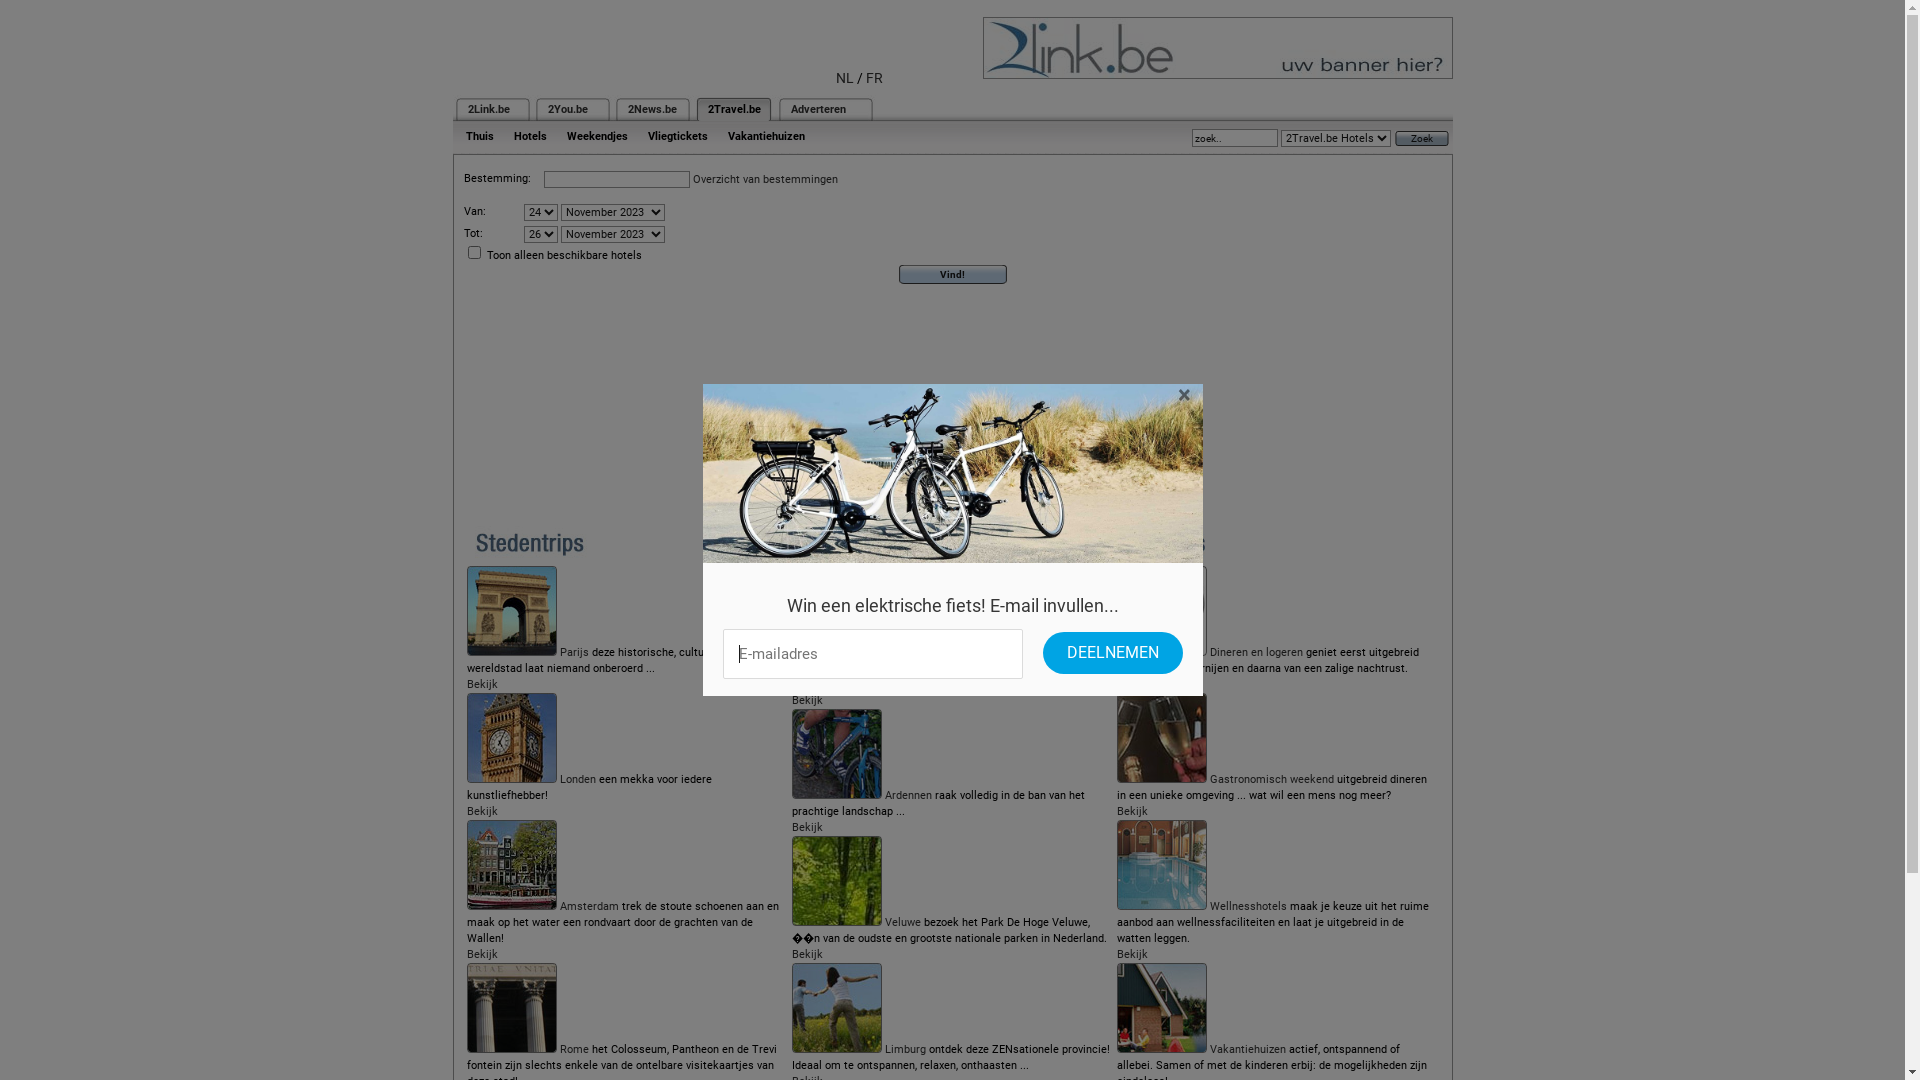  Describe the element at coordinates (1132, 953) in the screenshot. I see `'Bekijk'` at that location.